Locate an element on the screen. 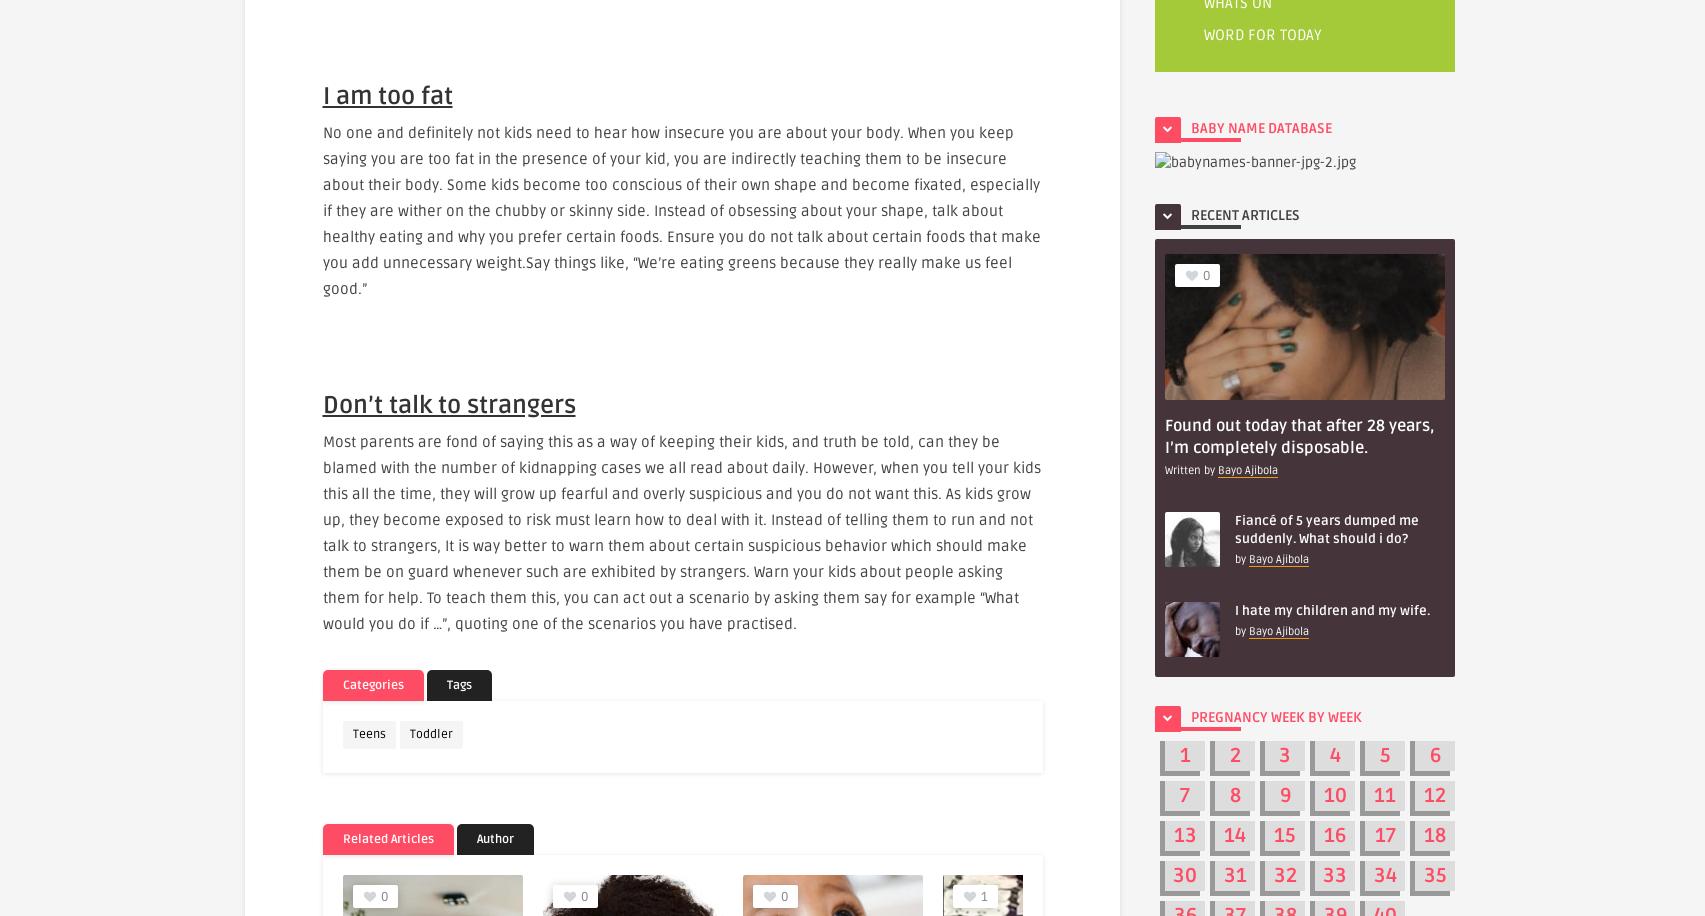  'Found out today that after 28 years, I’m completely disposable.' is located at coordinates (1300, 435).